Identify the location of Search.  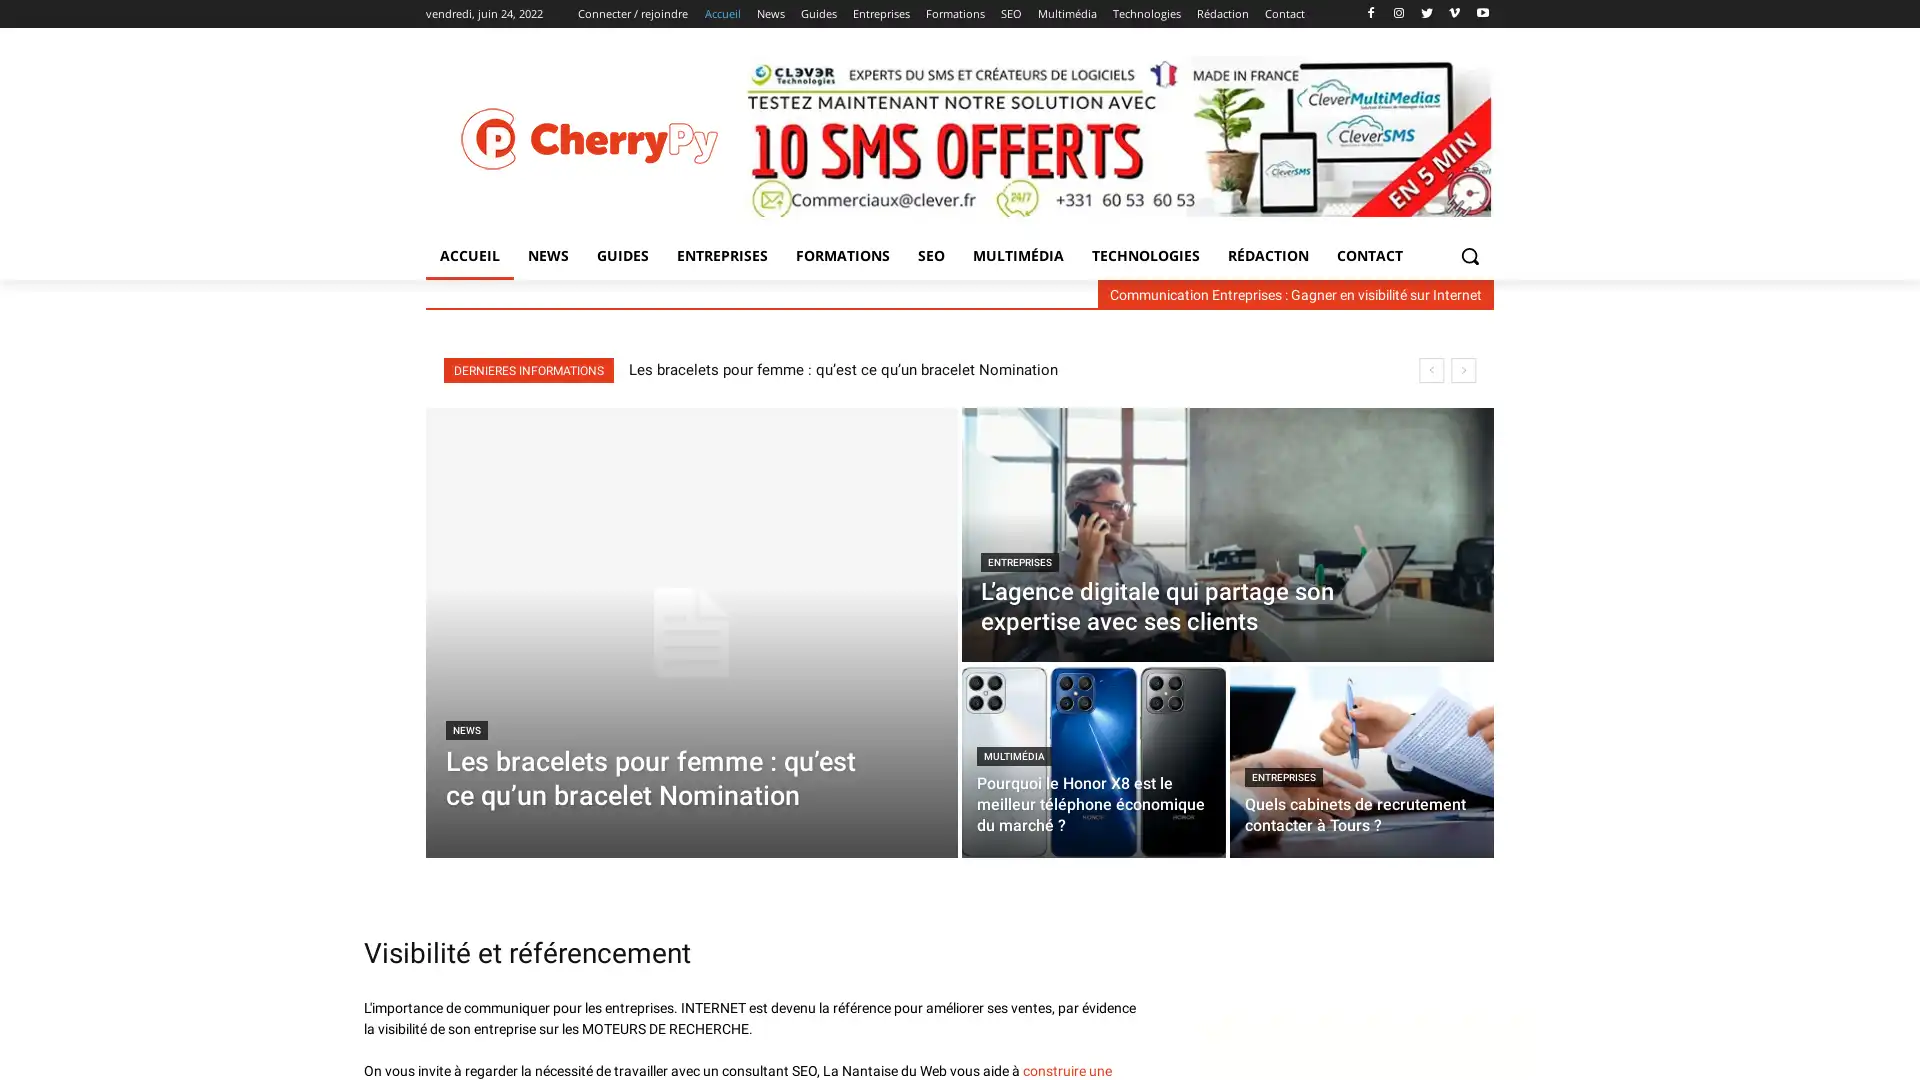
(1469, 254).